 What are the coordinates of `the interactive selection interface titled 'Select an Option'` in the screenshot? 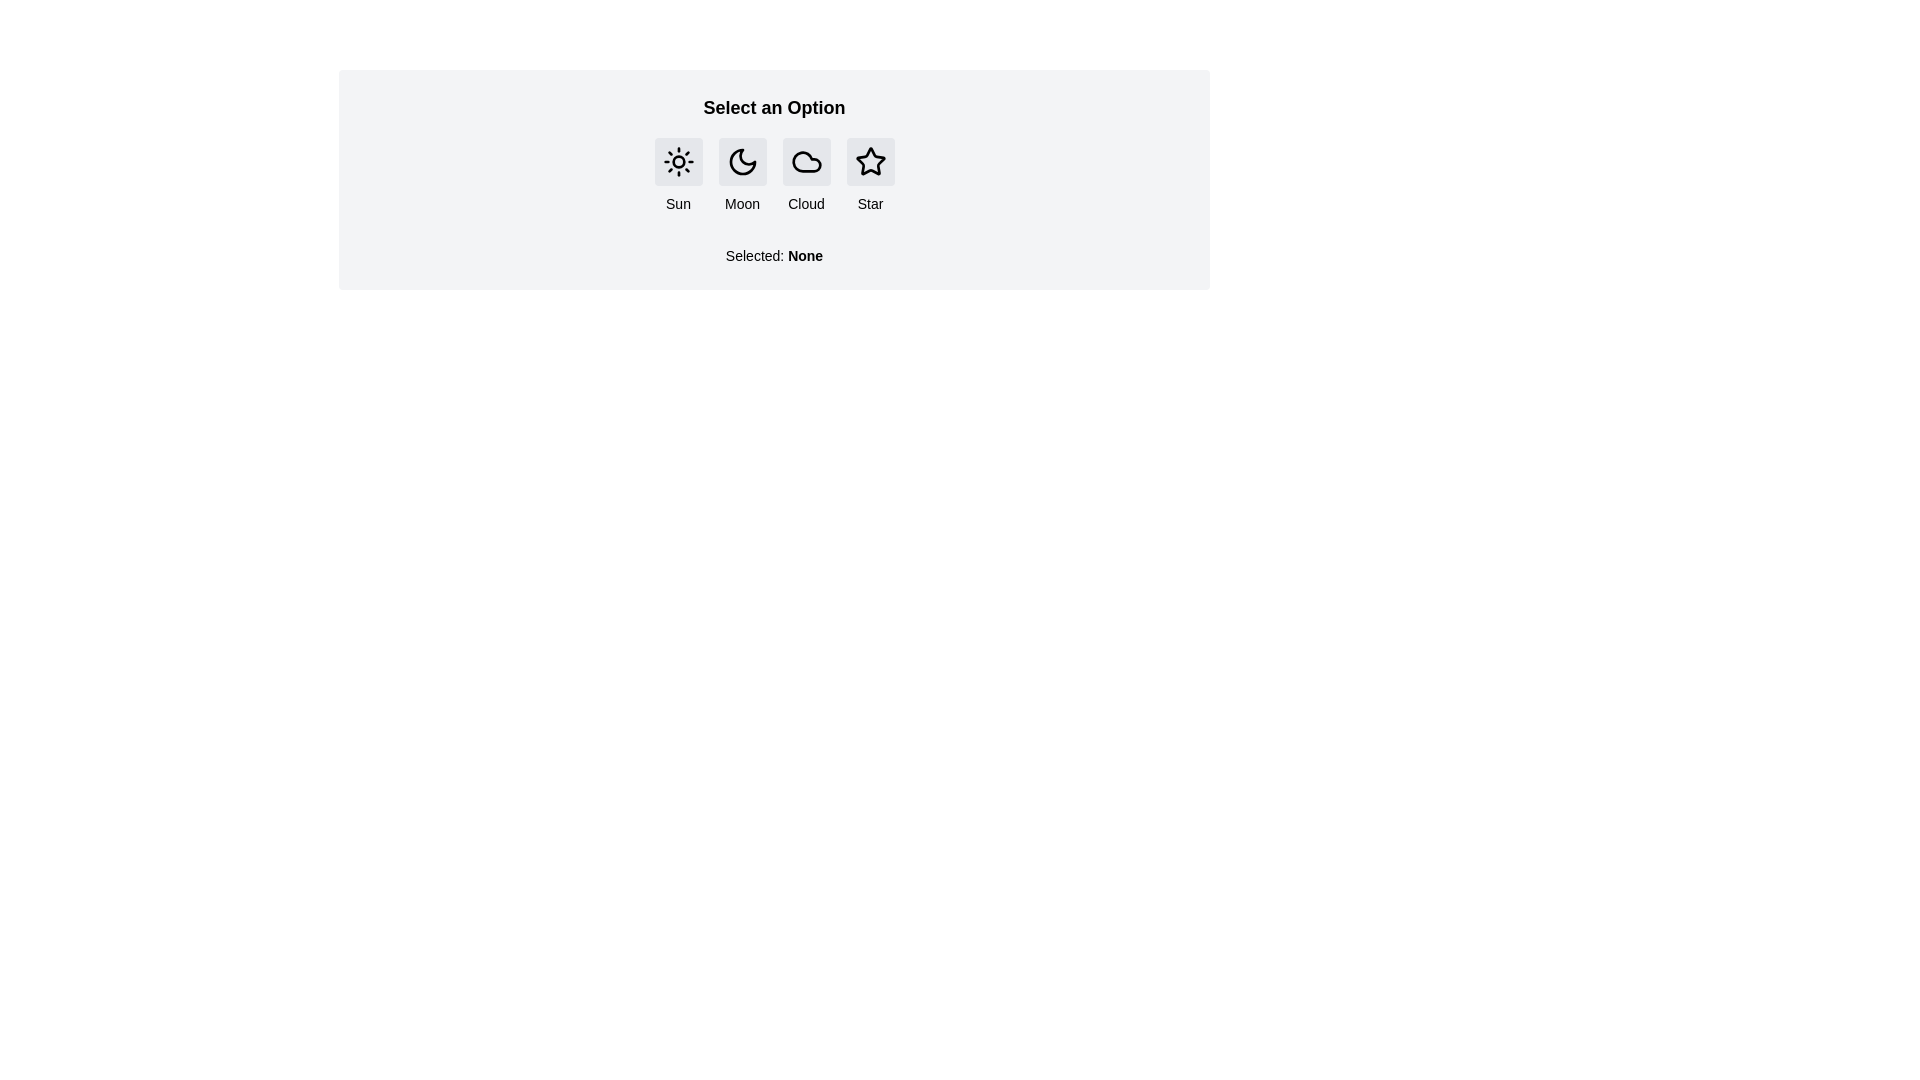 It's located at (773, 180).